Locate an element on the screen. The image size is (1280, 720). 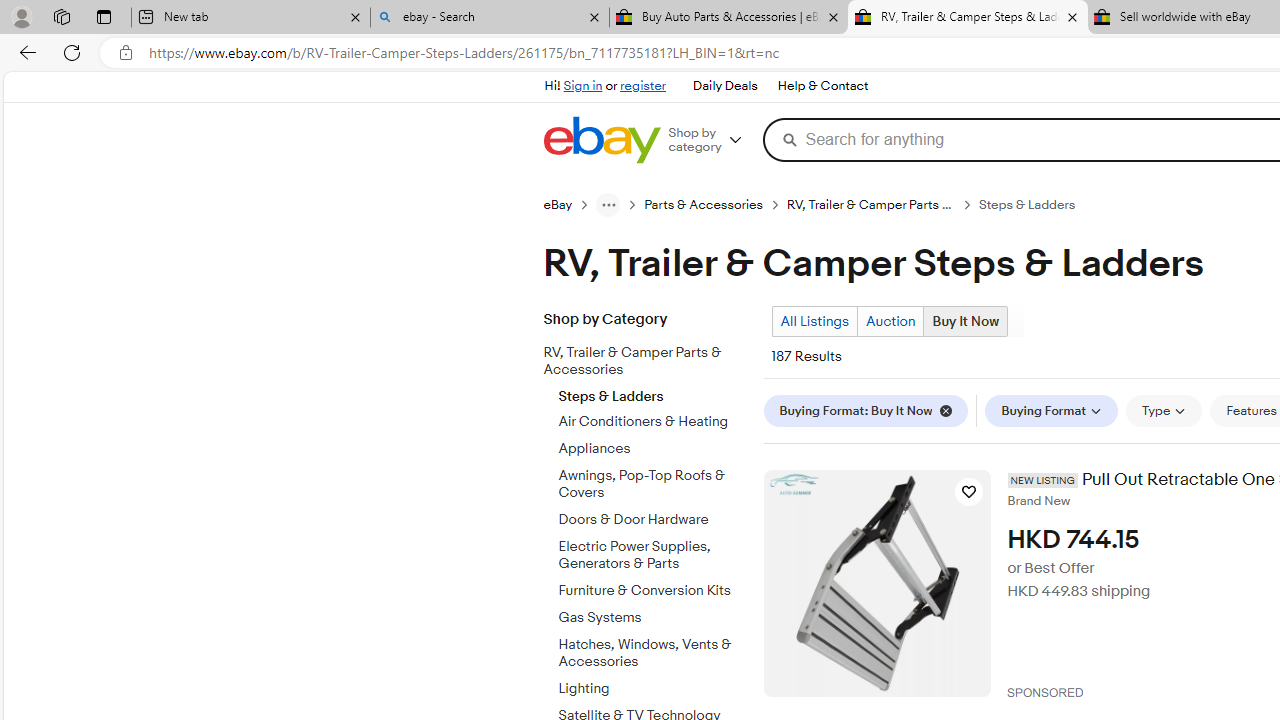
'Steps & Ladders' is located at coordinates (653, 392).